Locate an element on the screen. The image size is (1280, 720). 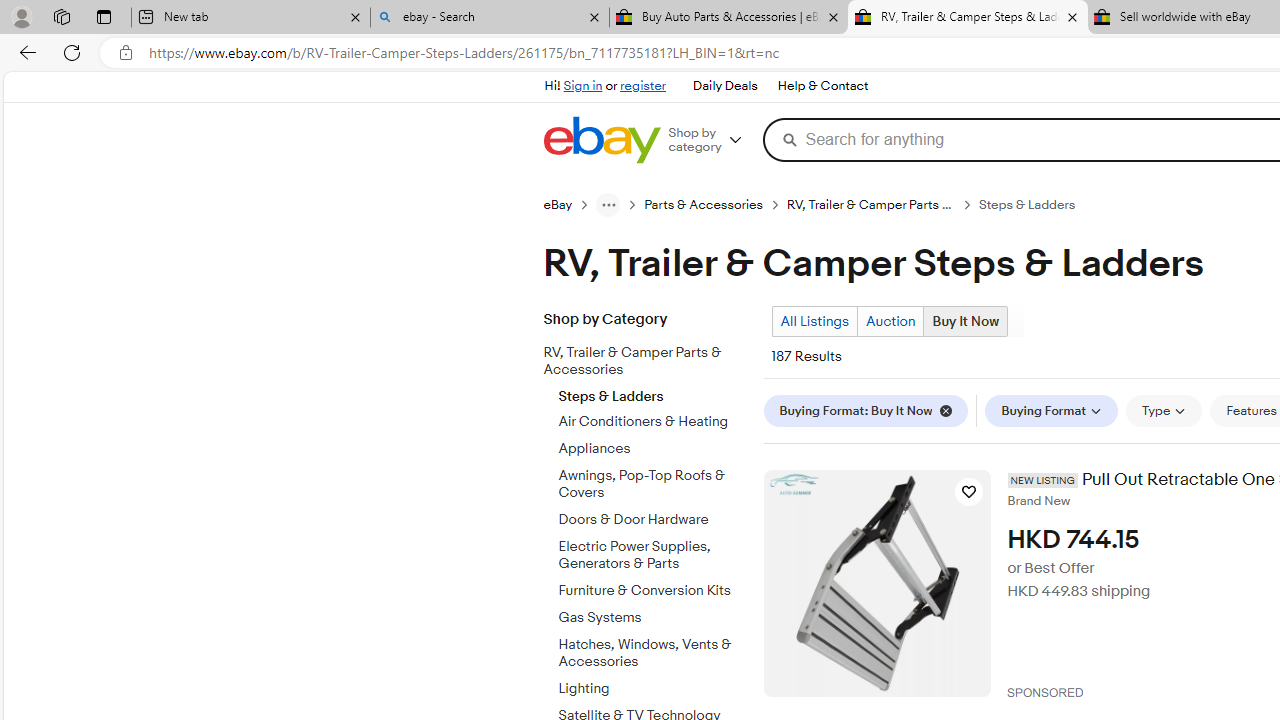
'Steps & Ladders' is located at coordinates (653, 392).